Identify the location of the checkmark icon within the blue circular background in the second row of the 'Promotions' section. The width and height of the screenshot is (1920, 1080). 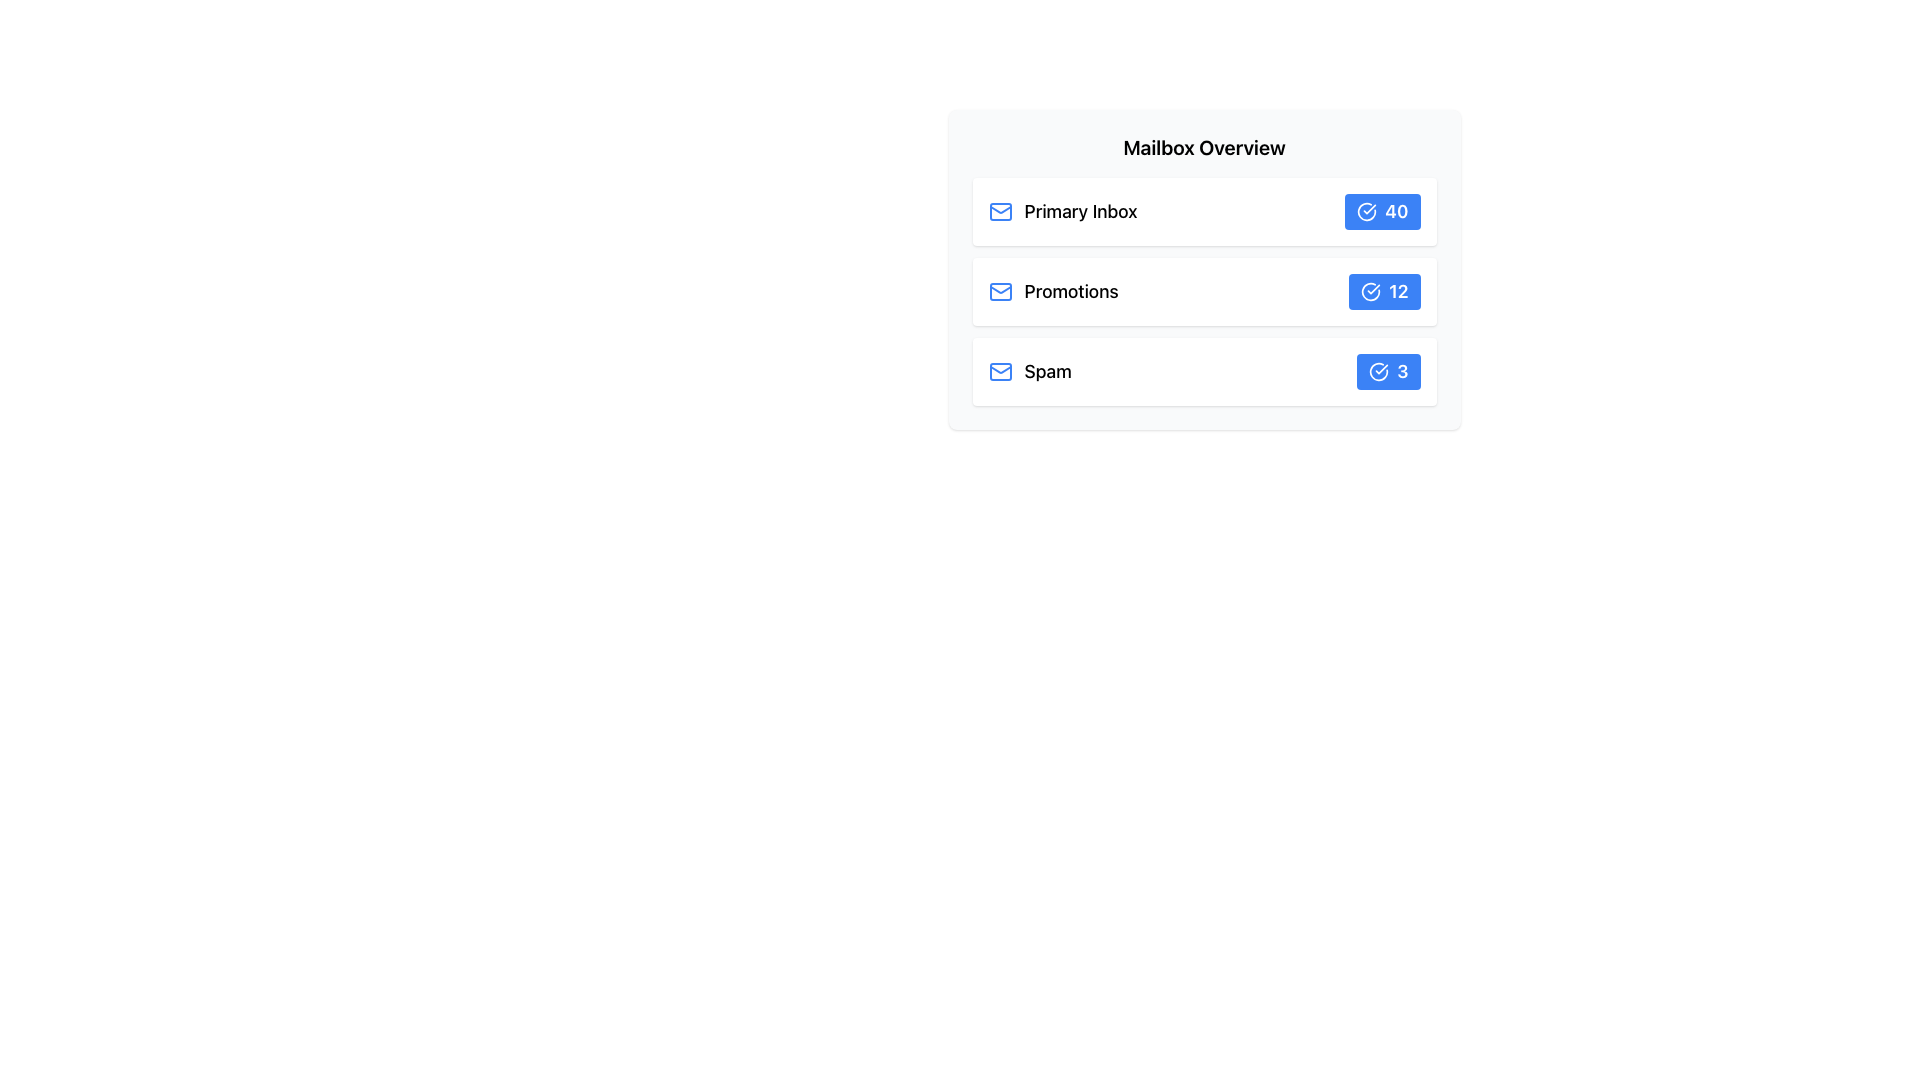
(1370, 292).